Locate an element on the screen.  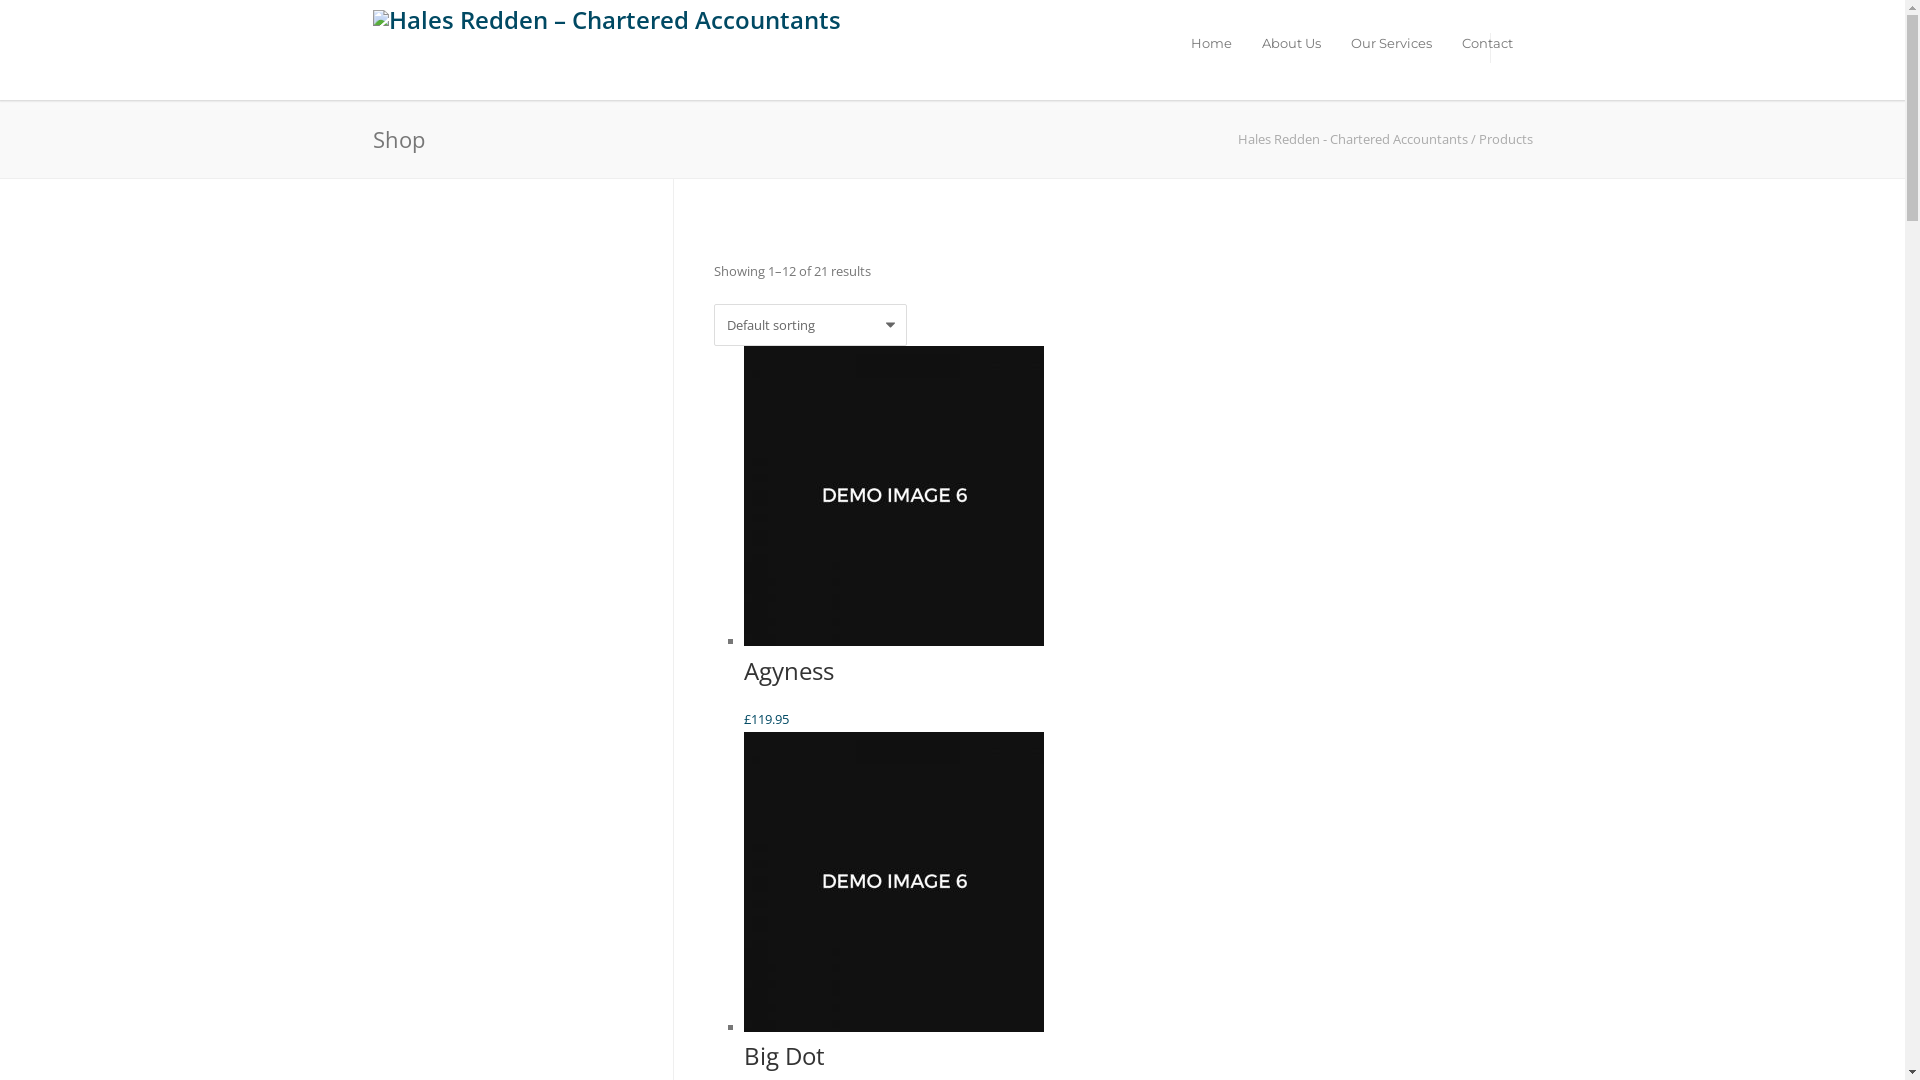
'Contact' is located at coordinates (1486, 42).